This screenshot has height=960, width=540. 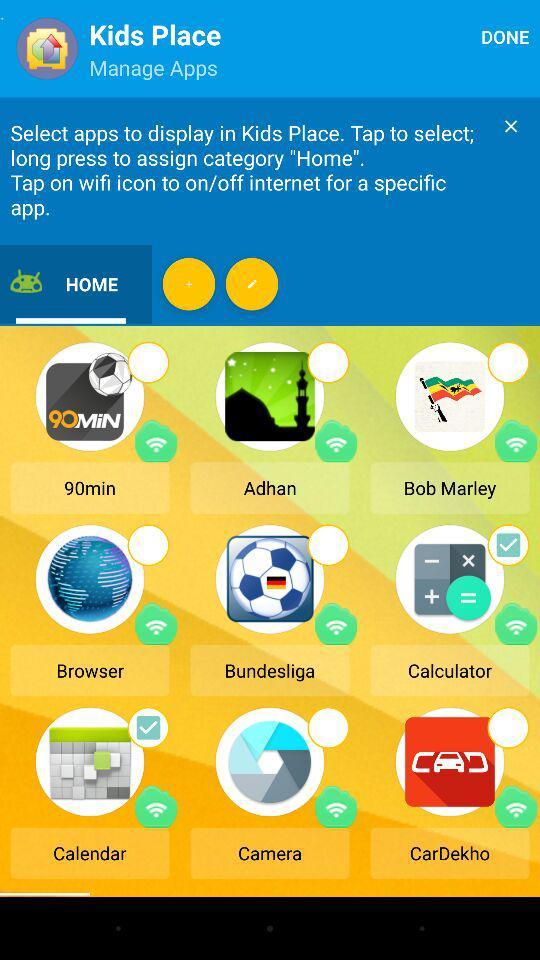 I want to click on the edit icon, so click(x=252, y=283).